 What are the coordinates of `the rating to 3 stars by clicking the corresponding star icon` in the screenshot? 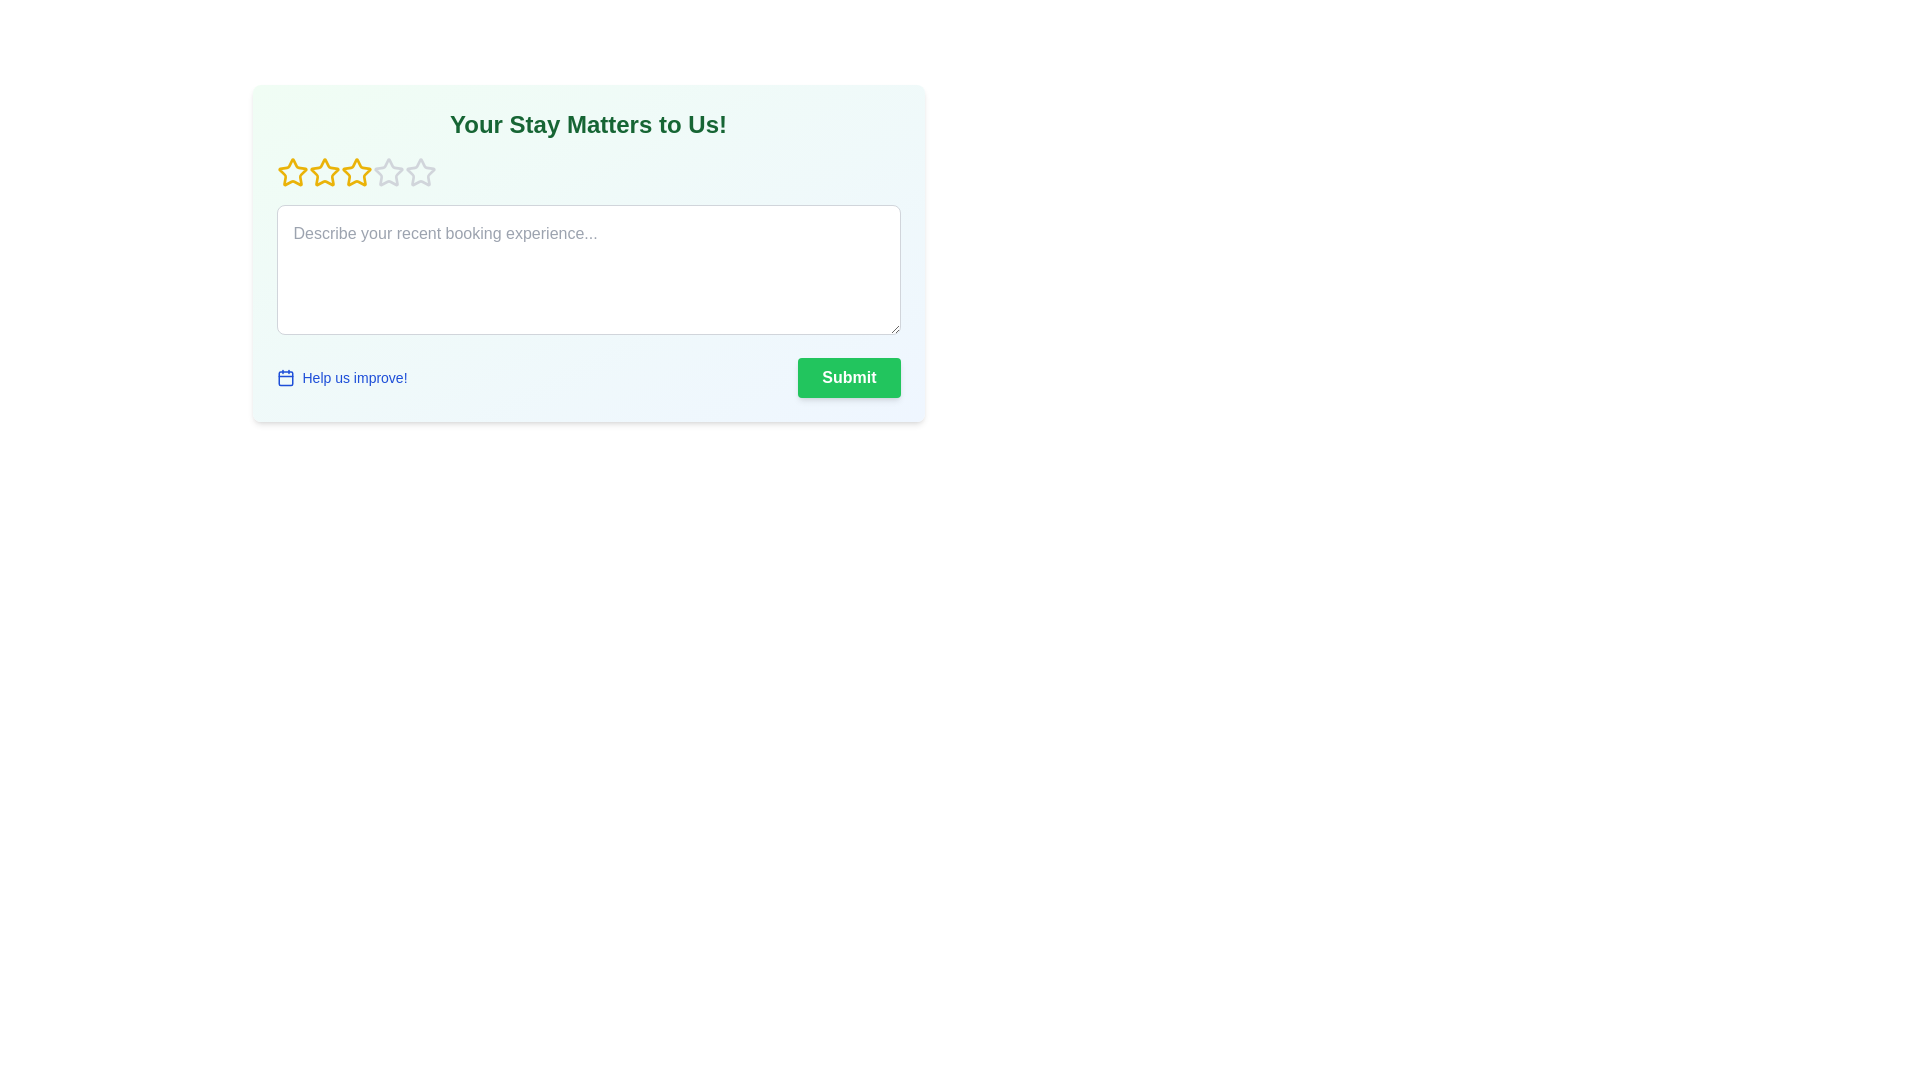 It's located at (356, 172).